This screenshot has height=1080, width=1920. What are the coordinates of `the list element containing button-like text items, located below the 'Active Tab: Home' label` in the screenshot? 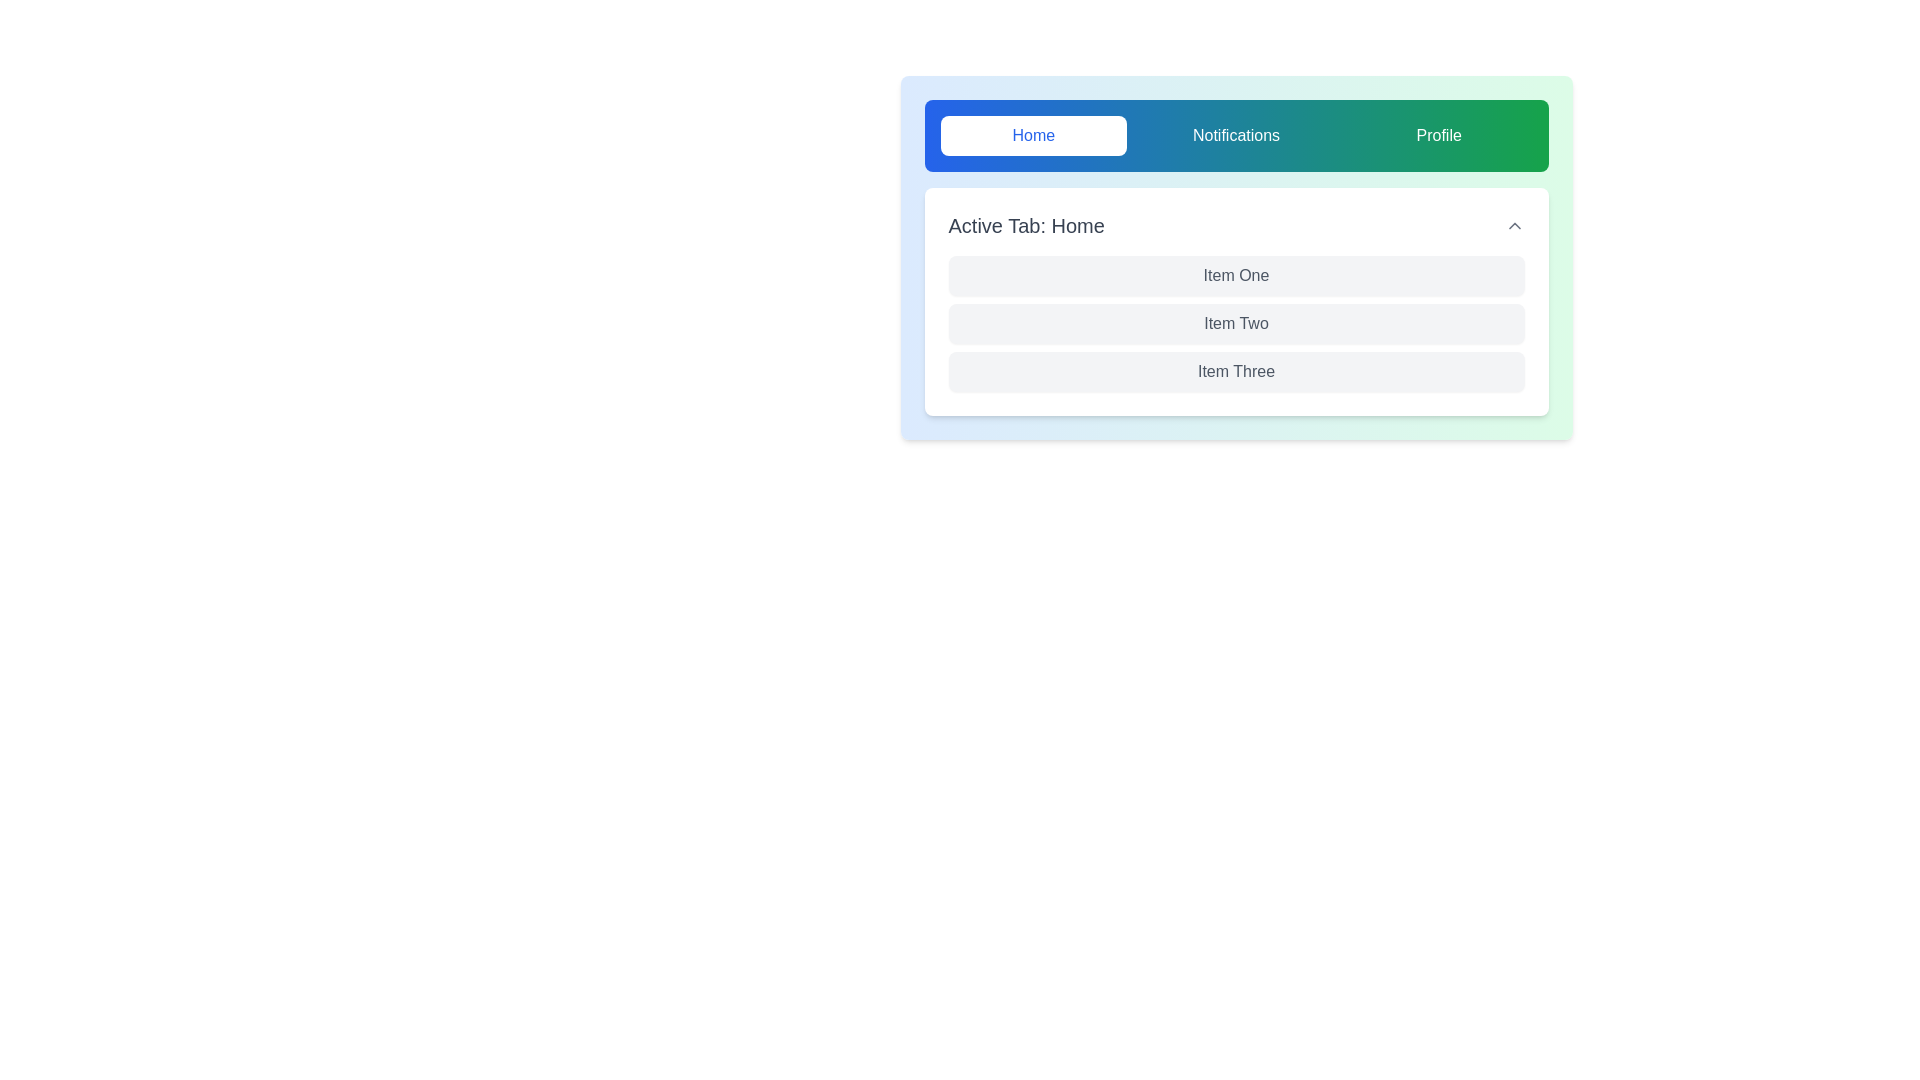 It's located at (1235, 257).